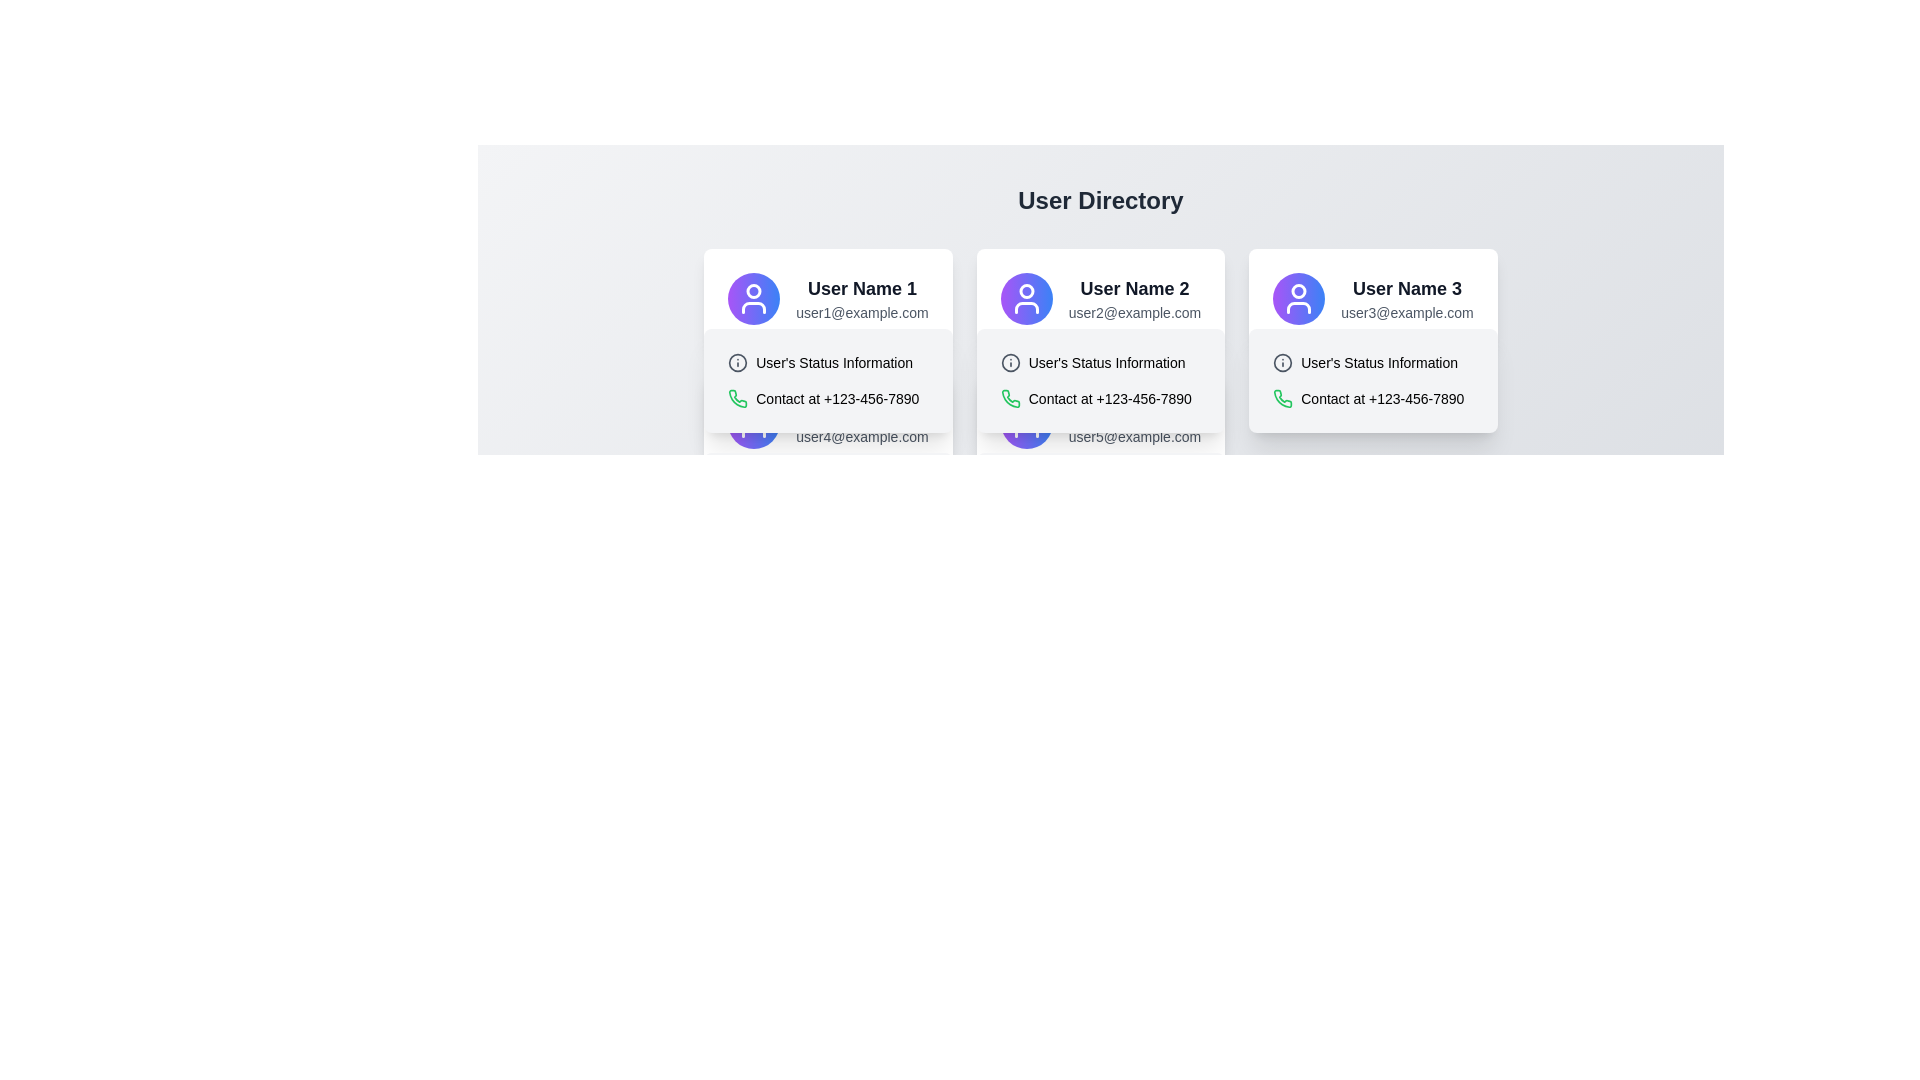 This screenshot has width=1920, height=1080. Describe the element at coordinates (1109, 398) in the screenshot. I see `the text 'Contact at +123-456-7890' for copying, which is located in the center card of a horizontal user card layout, beneath the 'User's Status Information' text and beside a green phone icon` at that location.